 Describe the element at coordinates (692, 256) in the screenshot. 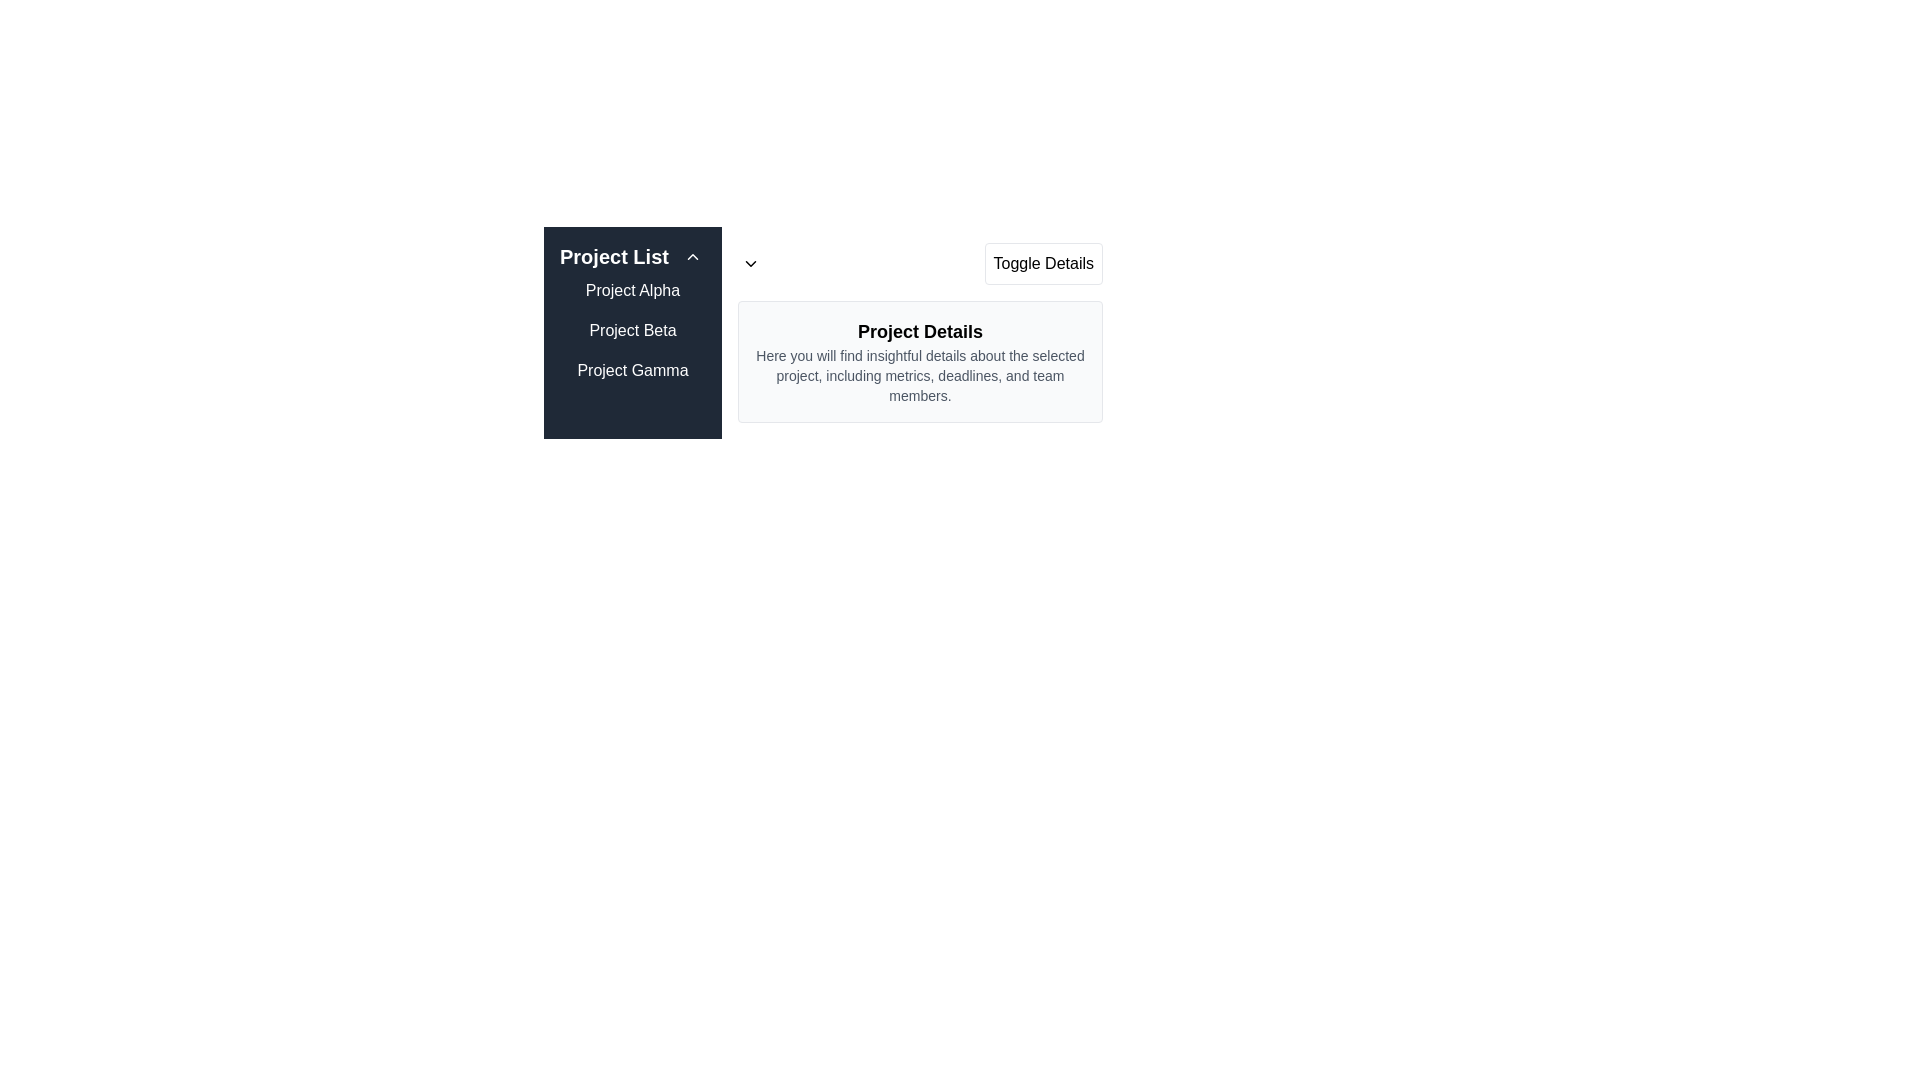

I see `the small triangular upward-pointing arrow icon button located to the right of the 'Project List' text to change its background color to gray` at that location.